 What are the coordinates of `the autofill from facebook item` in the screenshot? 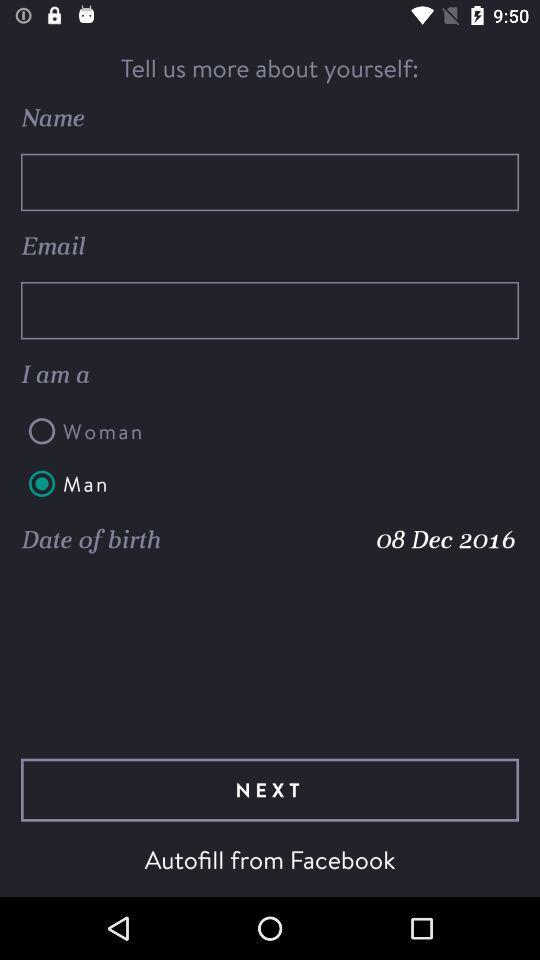 It's located at (270, 858).